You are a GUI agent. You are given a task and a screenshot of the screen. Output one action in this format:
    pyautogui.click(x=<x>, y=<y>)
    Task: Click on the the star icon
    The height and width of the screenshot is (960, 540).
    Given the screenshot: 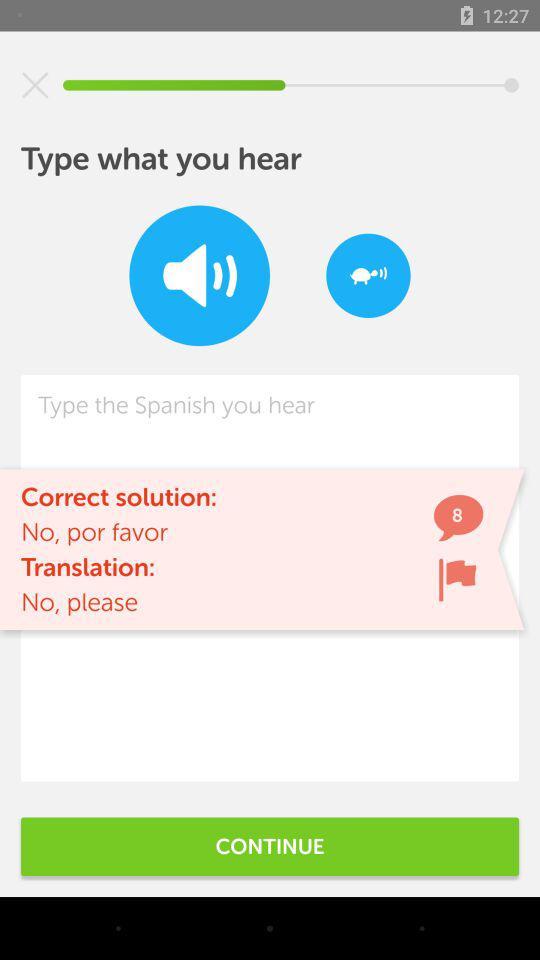 What is the action you would take?
    pyautogui.click(x=35, y=85)
    